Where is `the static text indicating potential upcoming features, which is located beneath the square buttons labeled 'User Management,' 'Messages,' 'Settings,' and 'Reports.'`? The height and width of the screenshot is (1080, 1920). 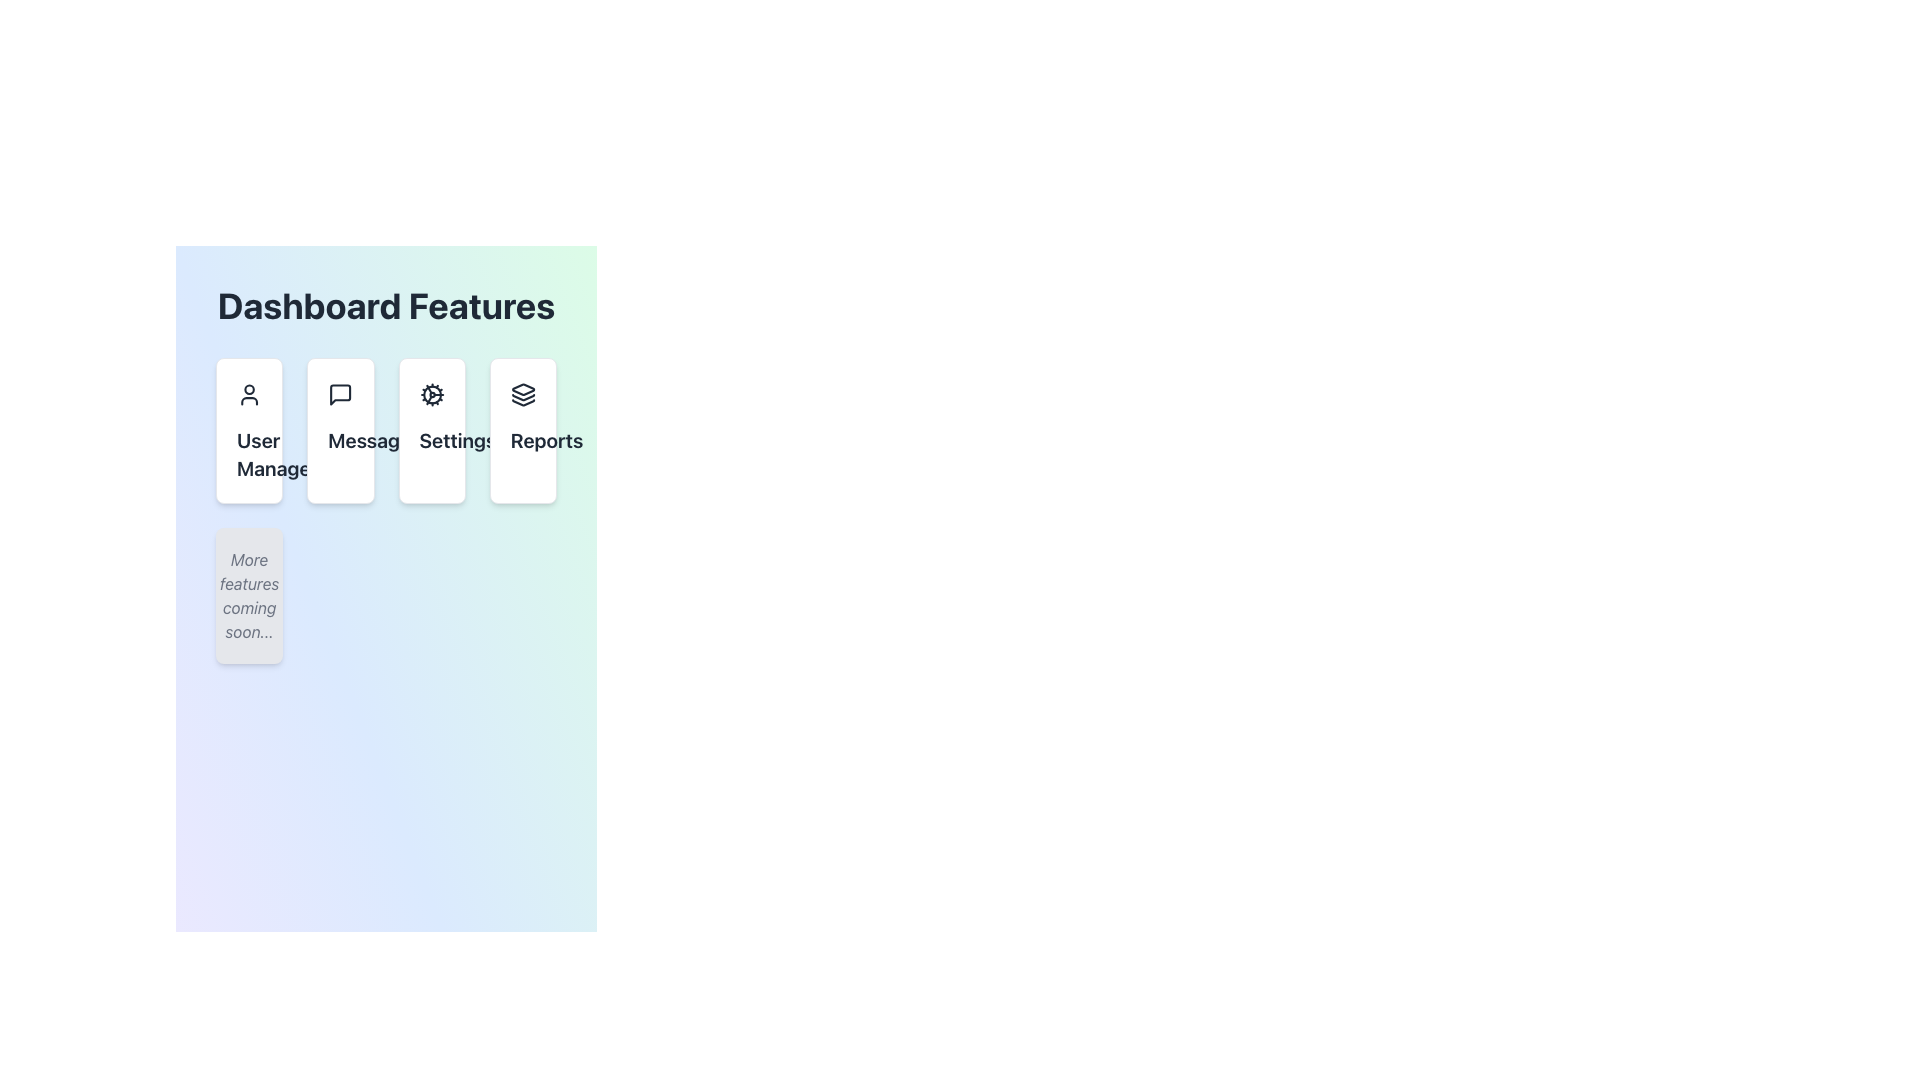 the static text indicating potential upcoming features, which is located beneath the square buttons labeled 'User Management,' 'Messages,' 'Settings,' and 'Reports.' is located at coordinates (248, 595).